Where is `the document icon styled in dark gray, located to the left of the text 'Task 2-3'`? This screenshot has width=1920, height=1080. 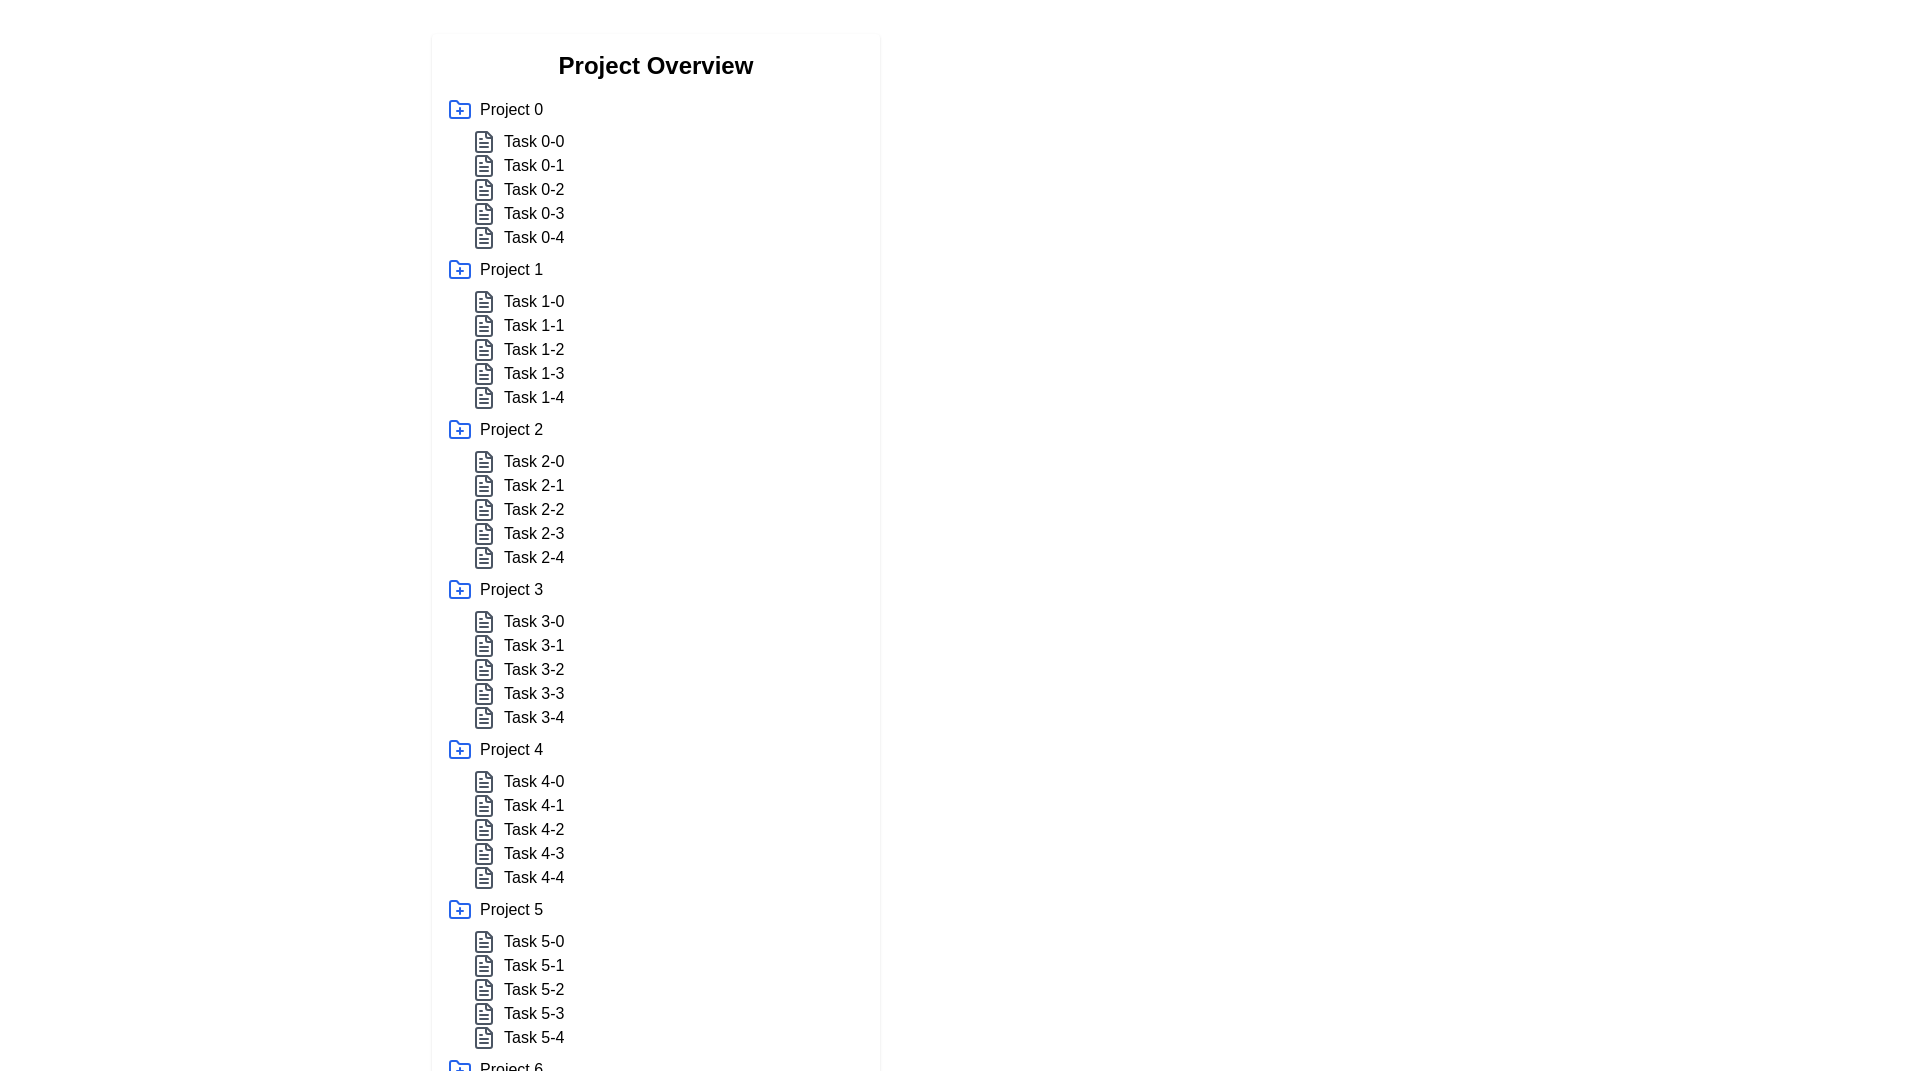 the document icon styled in dark gray, located to the left of the text 'Task 2-3' is located at coordinates (484, 532).